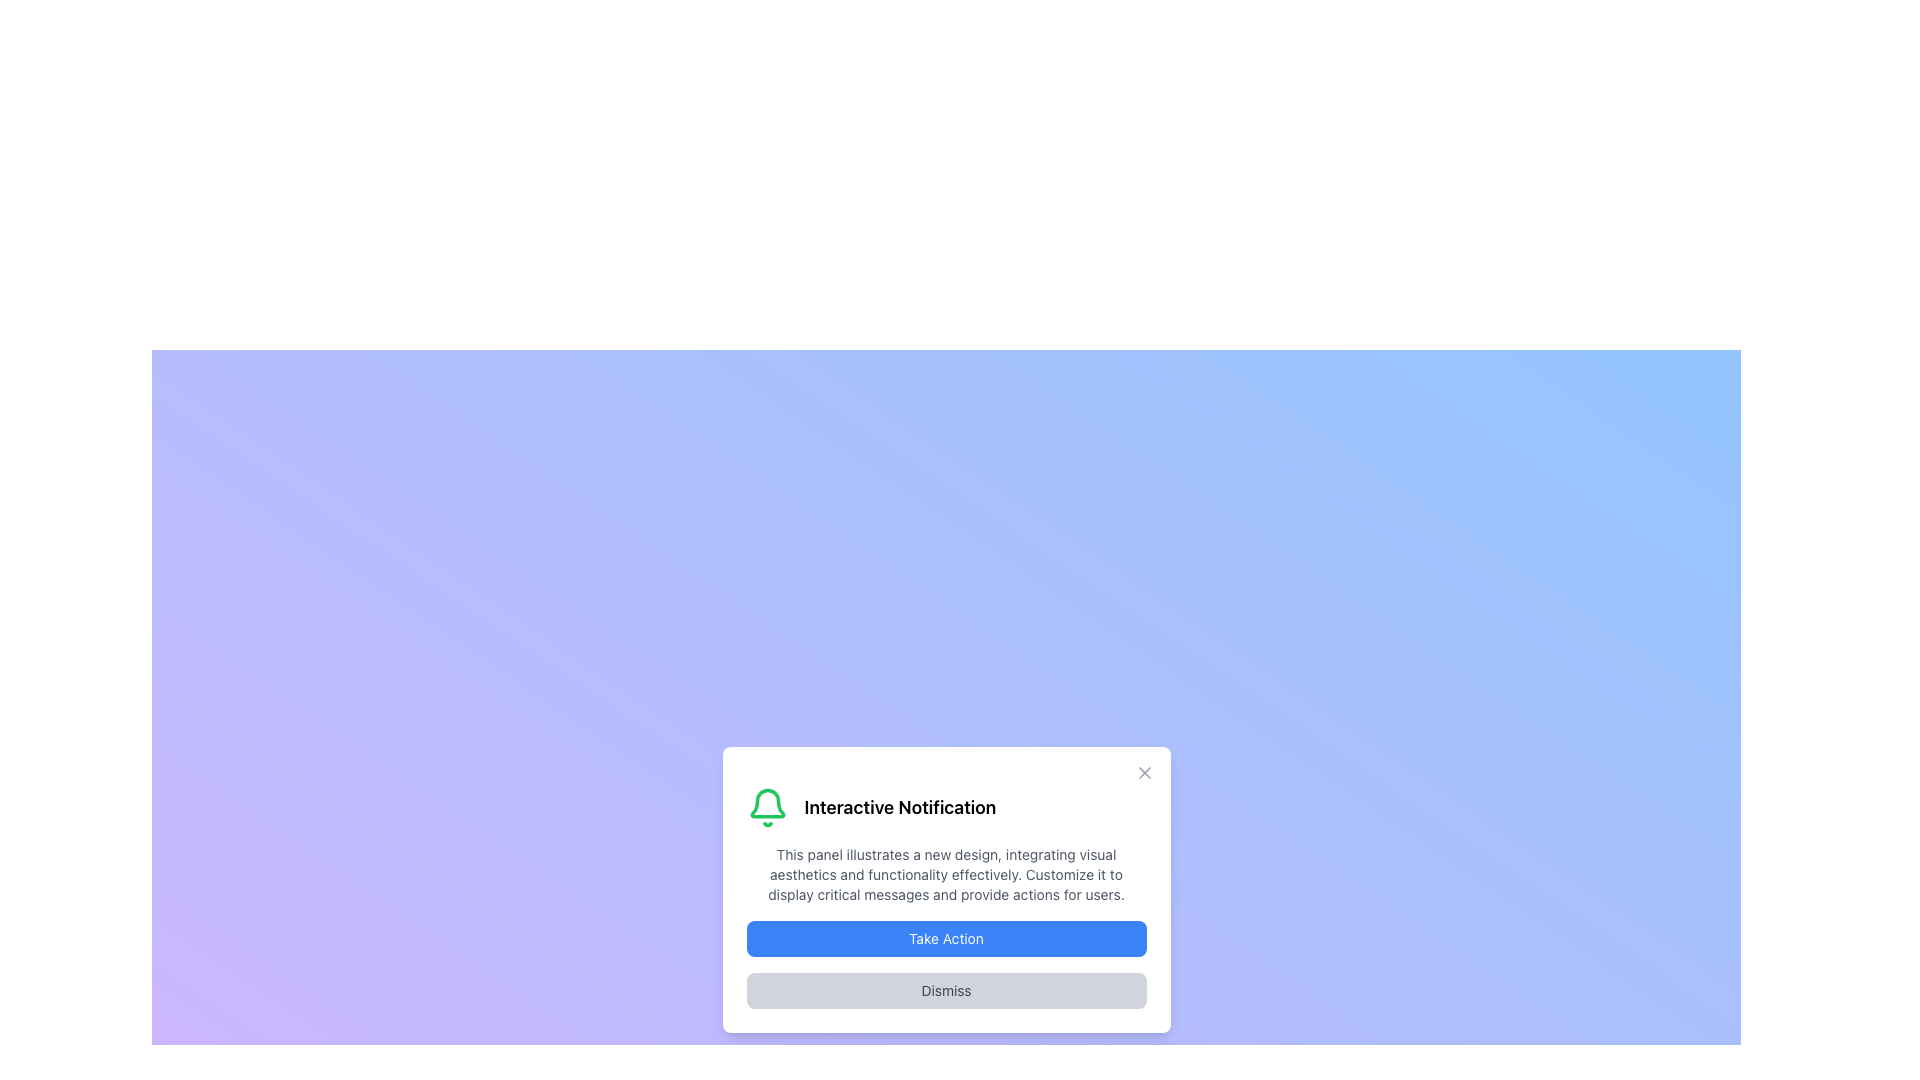 Image resolution: width=1920 pixels, height=1080 pixels. What do you see at coordinates (945, 874) in the screenshot?
I see `the Static Text Display element, which is the second visible text component in the notification panel, styled in gray and providing guidance for customization` at bounding box center [945, 874].